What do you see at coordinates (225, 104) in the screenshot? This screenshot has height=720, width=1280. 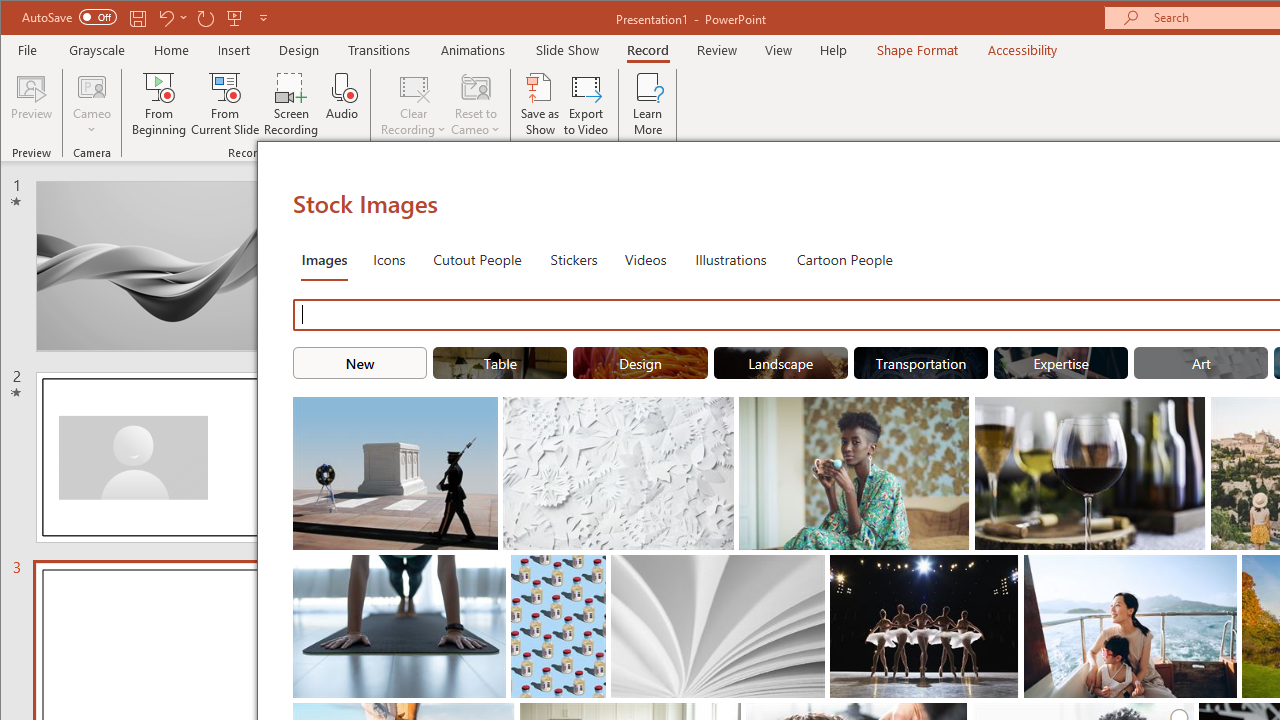 I see `'From Current Slide...'` at bounding box center [225, 104].